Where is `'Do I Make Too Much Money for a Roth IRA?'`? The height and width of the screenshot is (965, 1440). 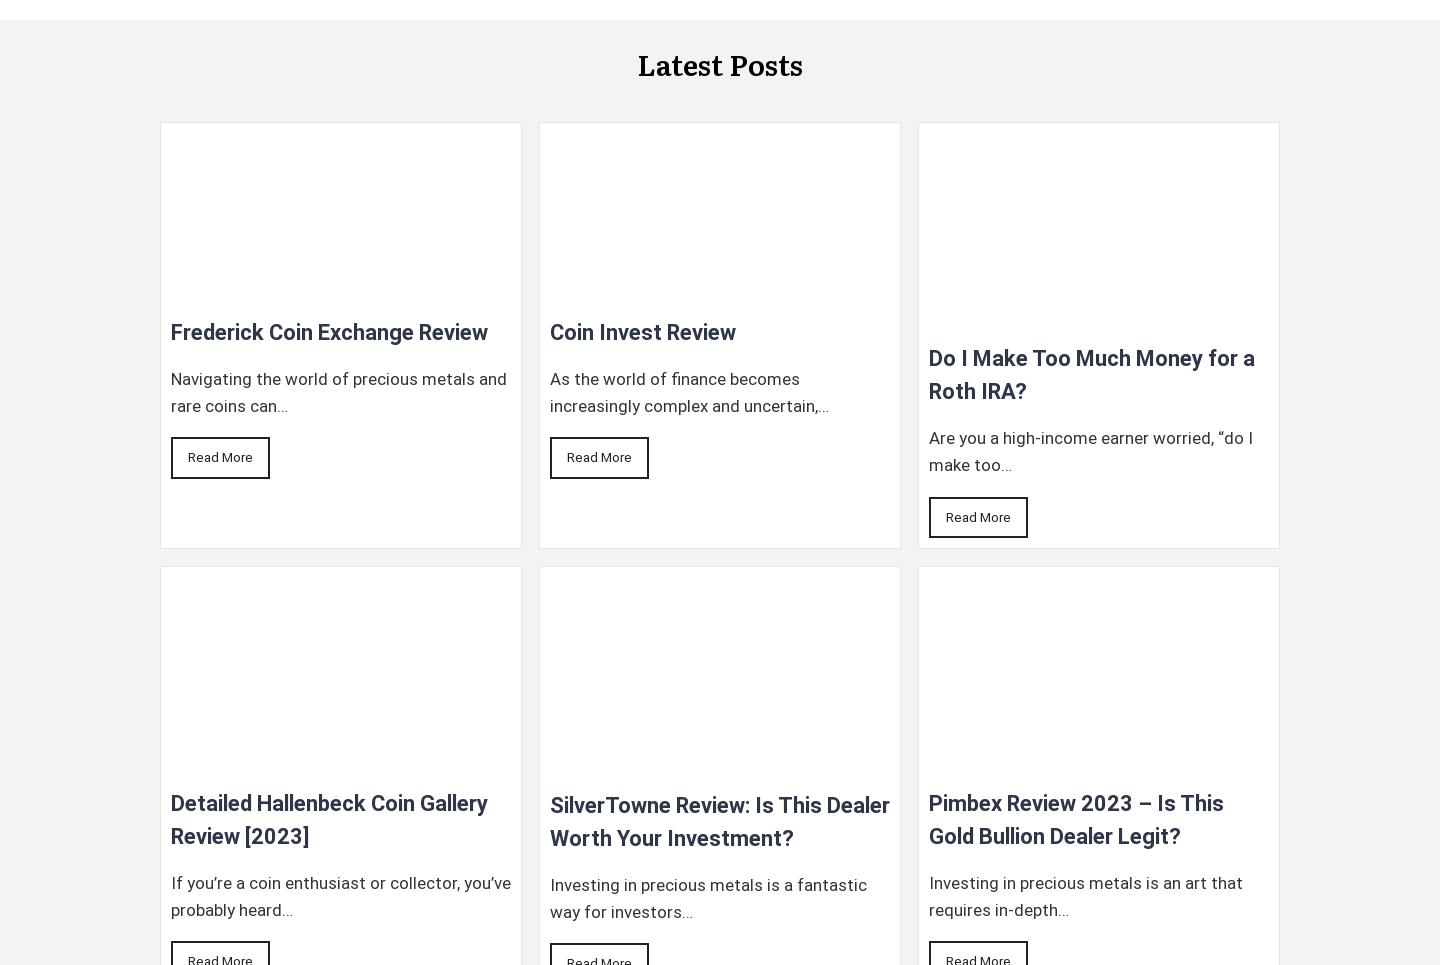
'Do I Make Too Much Money for a Roth IRA?' is located at coordinates (1089, 373).